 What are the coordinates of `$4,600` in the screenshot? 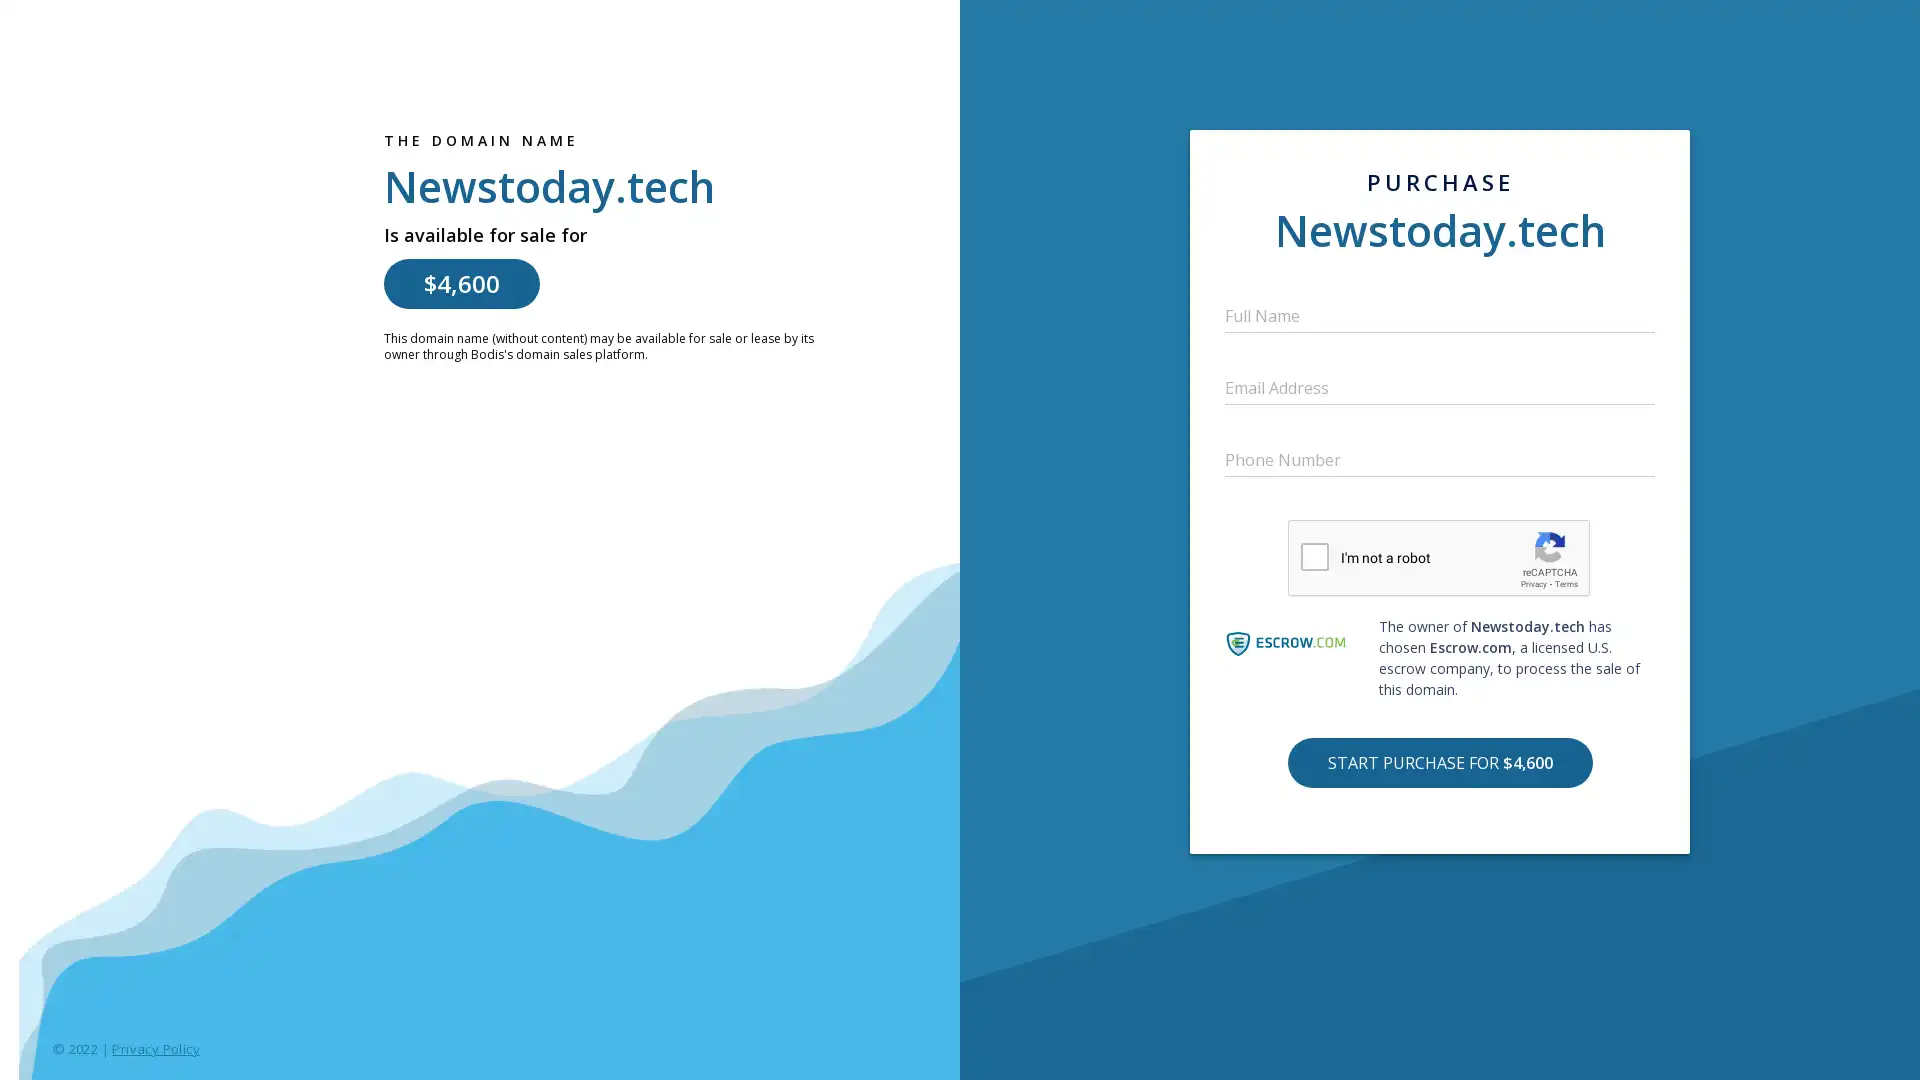 It's located at (460, 284).